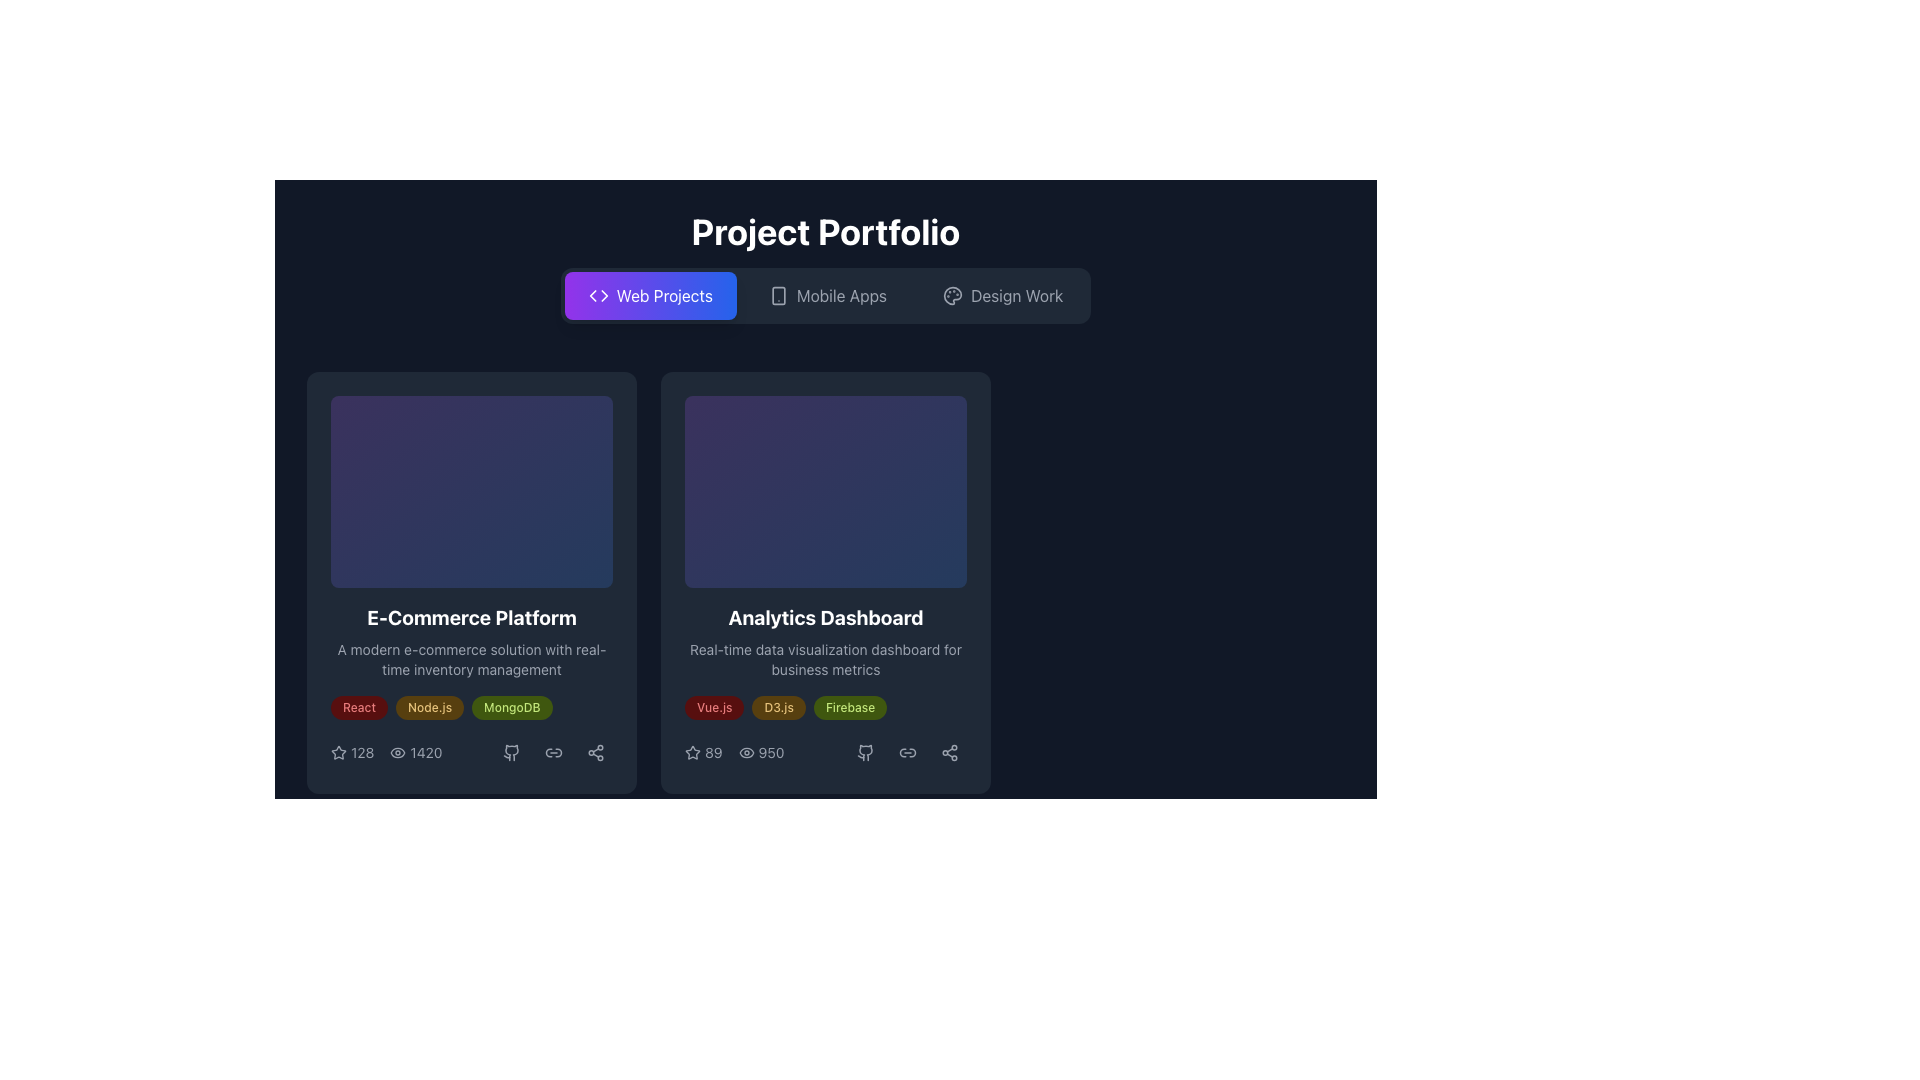 The height and width of the screenshot is (1080, 1920). What do you see at coordinates (949, 752) in the screenshot?
I see `the sharing icon (SVG) located at the bottom-right corner of the 'Analytics Dashboard' card, which signifies sharing functionality` at bounding box center [949, 752].